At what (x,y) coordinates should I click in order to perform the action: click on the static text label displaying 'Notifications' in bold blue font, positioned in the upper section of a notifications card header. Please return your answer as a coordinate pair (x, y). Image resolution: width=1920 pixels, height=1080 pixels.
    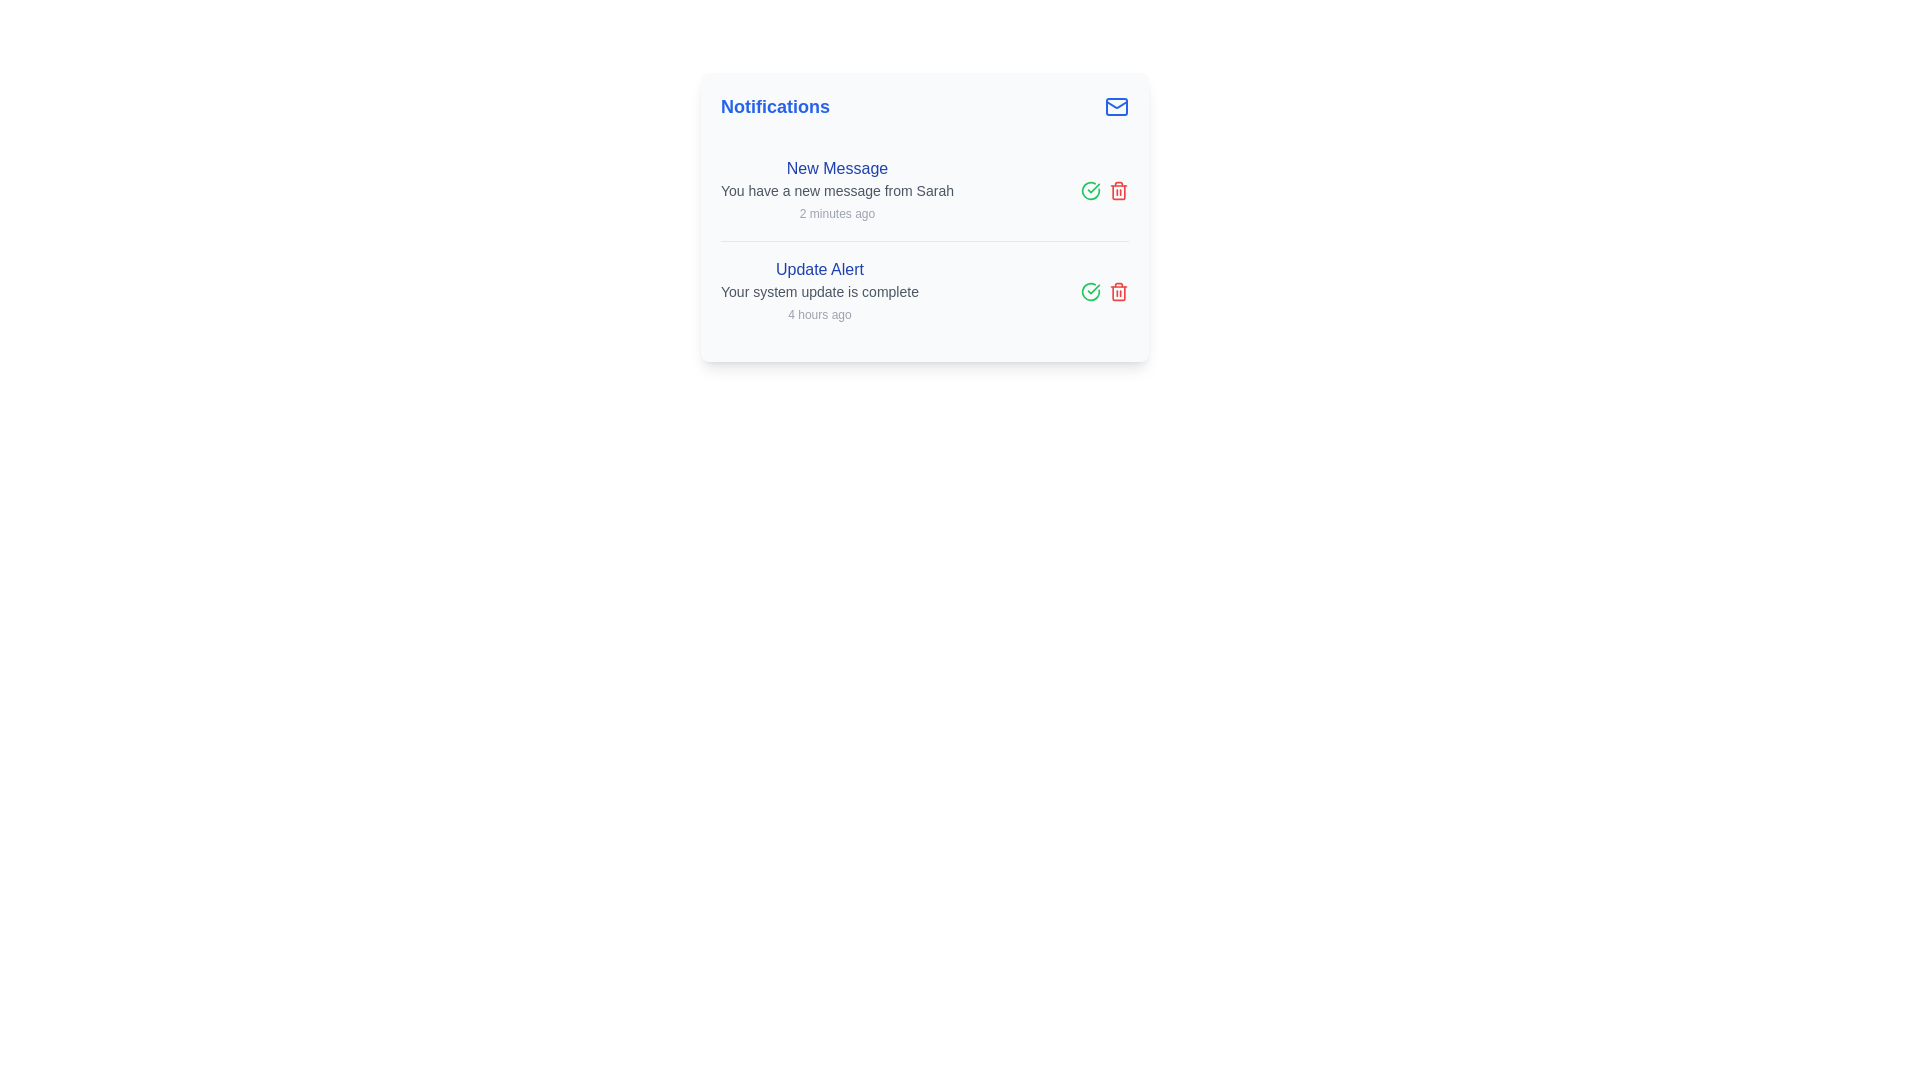
    Looking at the image, I should click on (774, 107).